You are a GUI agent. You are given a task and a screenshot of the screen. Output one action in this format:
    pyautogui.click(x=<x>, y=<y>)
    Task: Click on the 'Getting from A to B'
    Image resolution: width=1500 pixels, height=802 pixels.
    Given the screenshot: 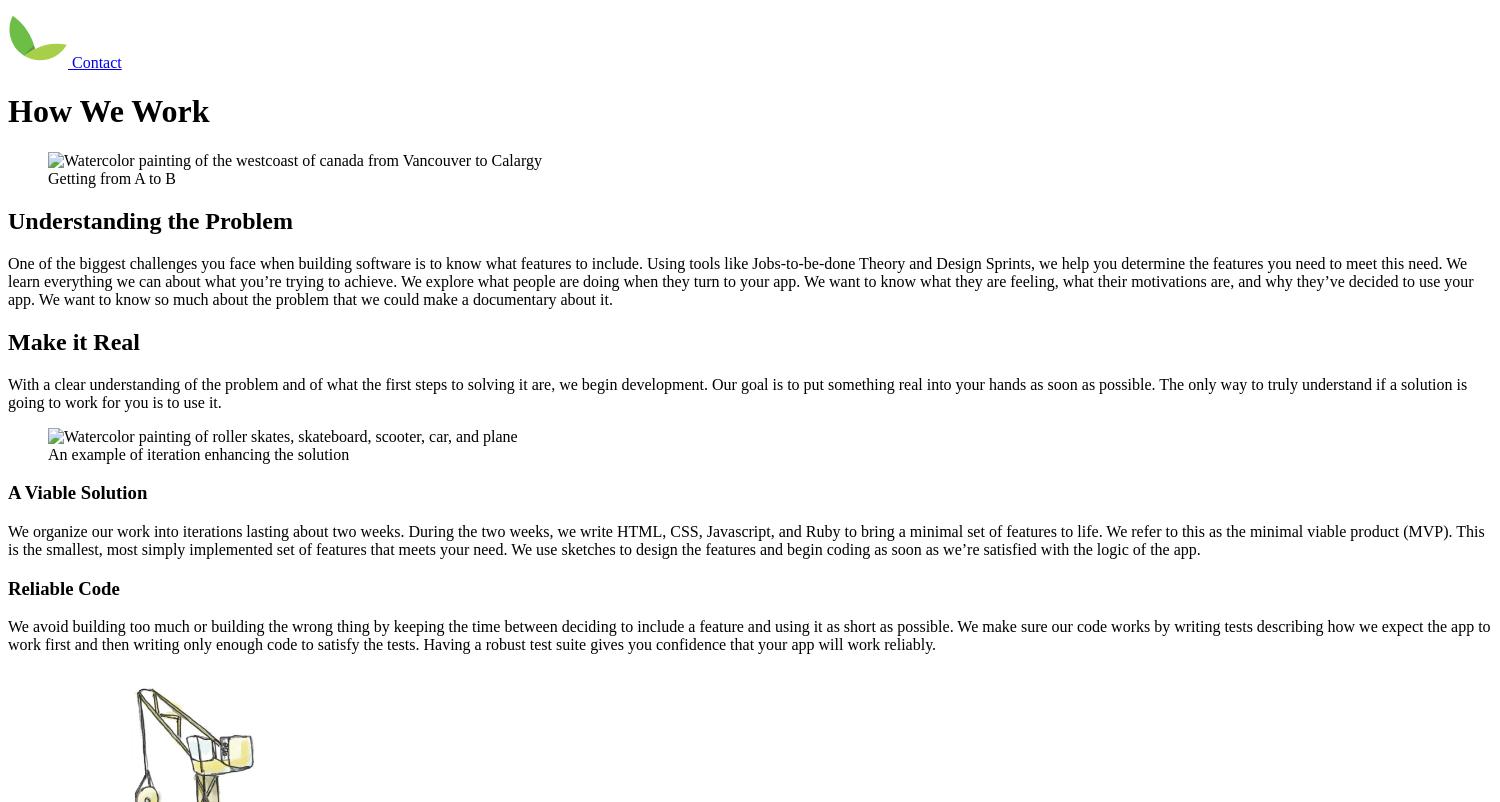 What is the action you would take?
    pyautogui.click(x=111, y=177)
    